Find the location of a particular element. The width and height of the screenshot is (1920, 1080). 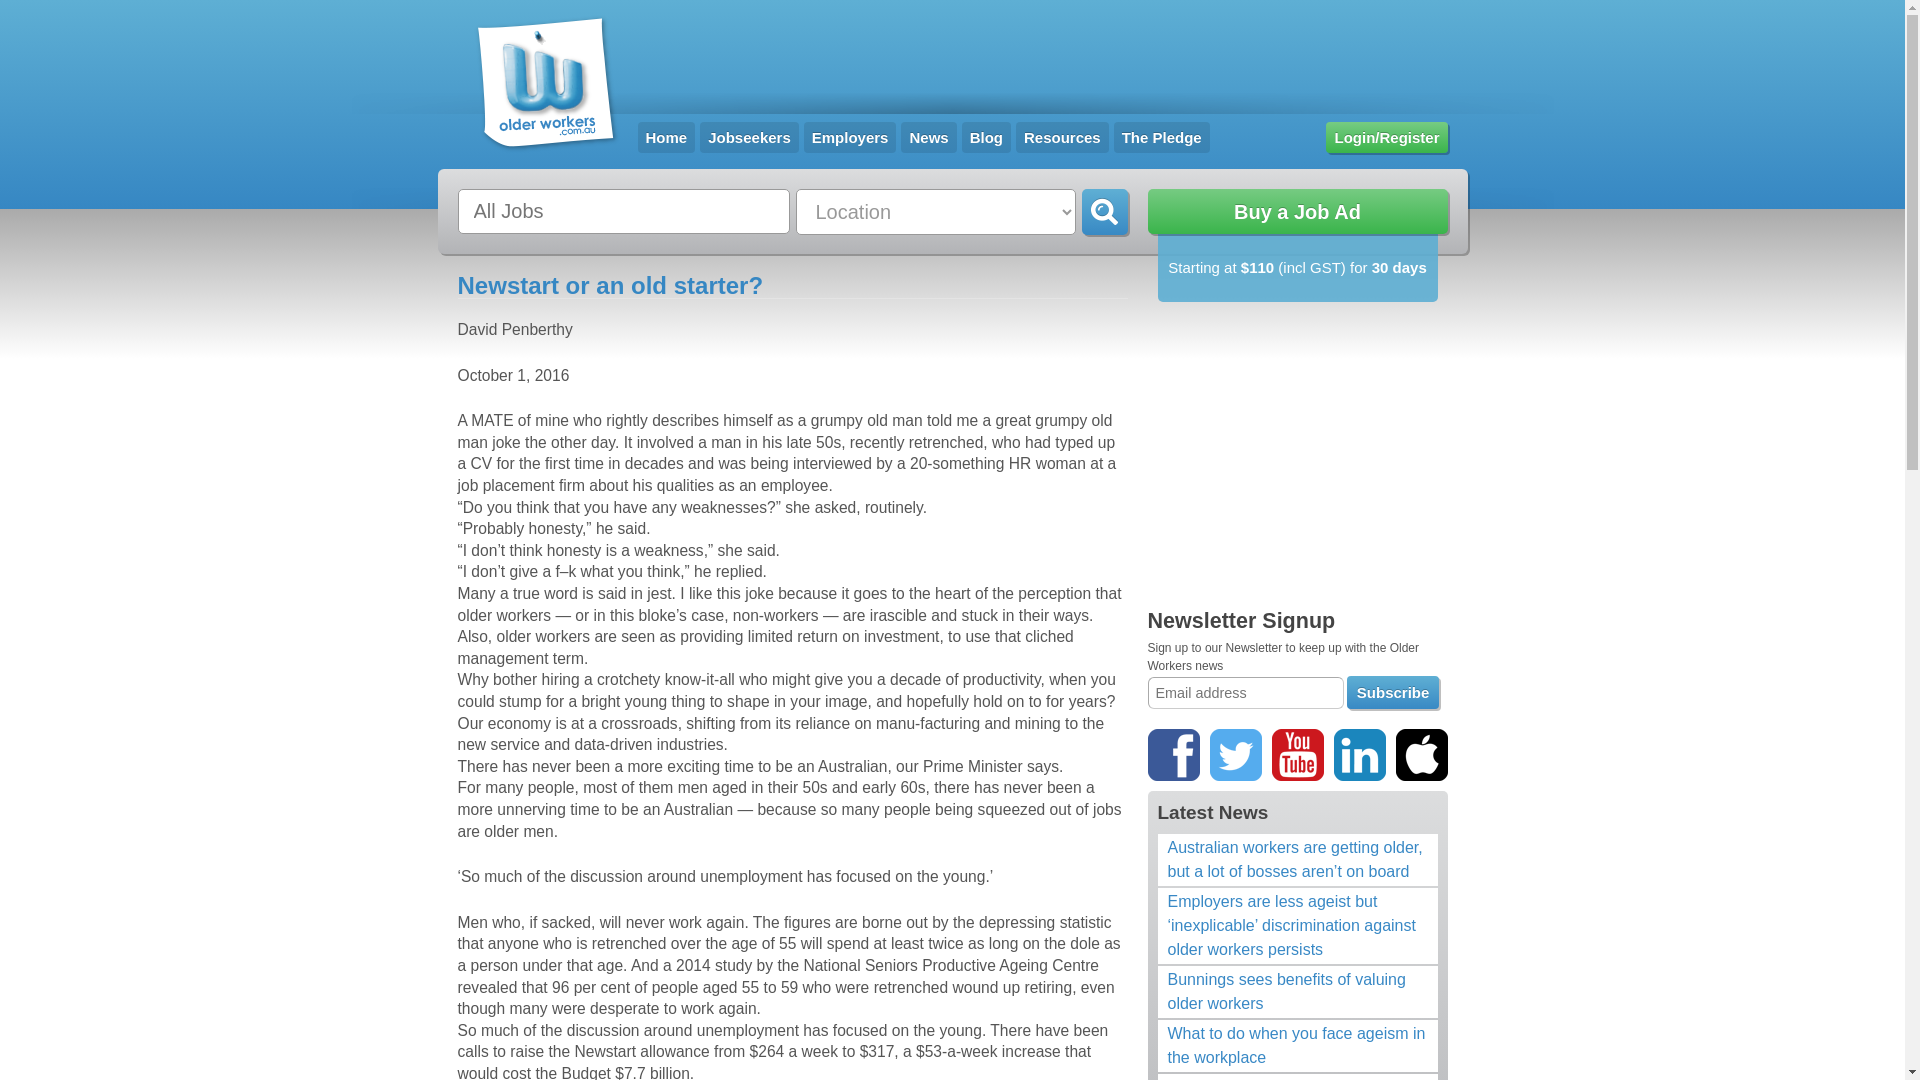

'Jobseekers' is located at coordinates (748, 136).